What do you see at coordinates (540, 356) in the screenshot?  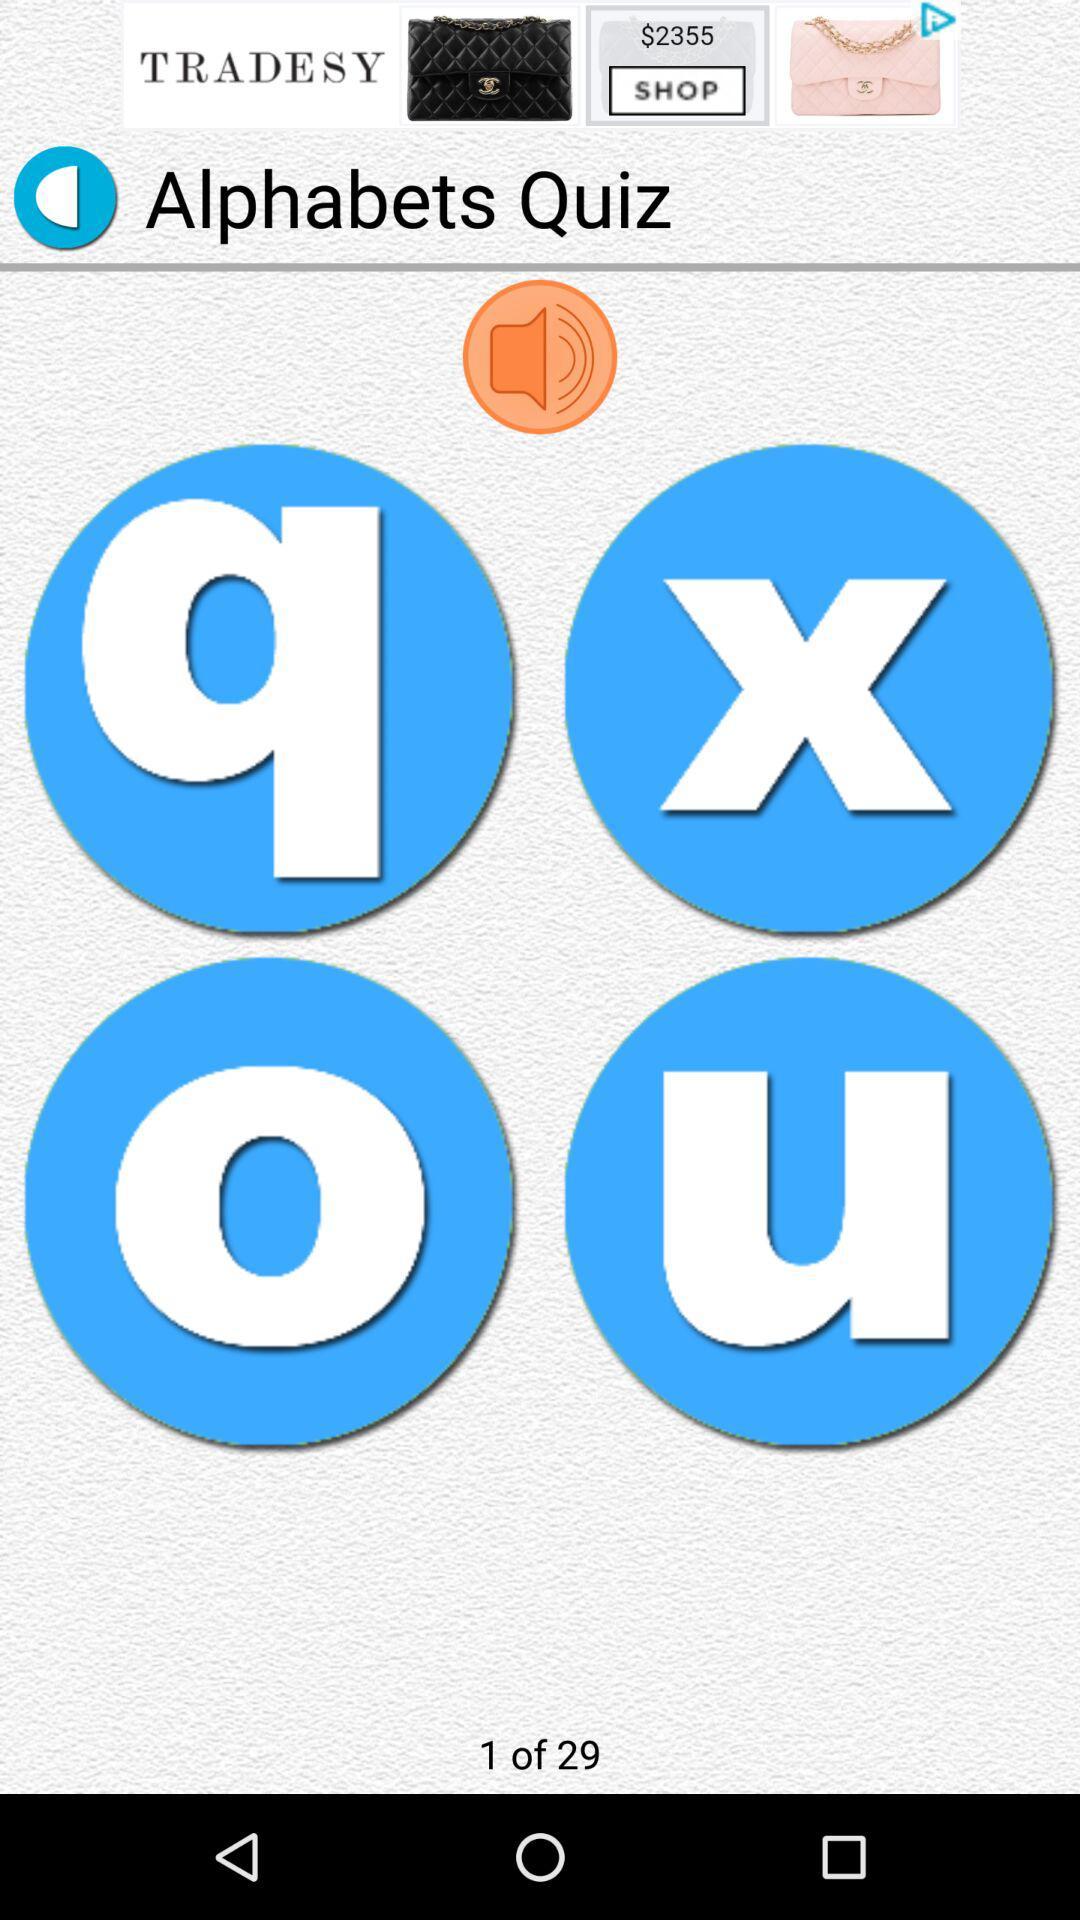 I see `speaker` at bounding box center [540, 356].